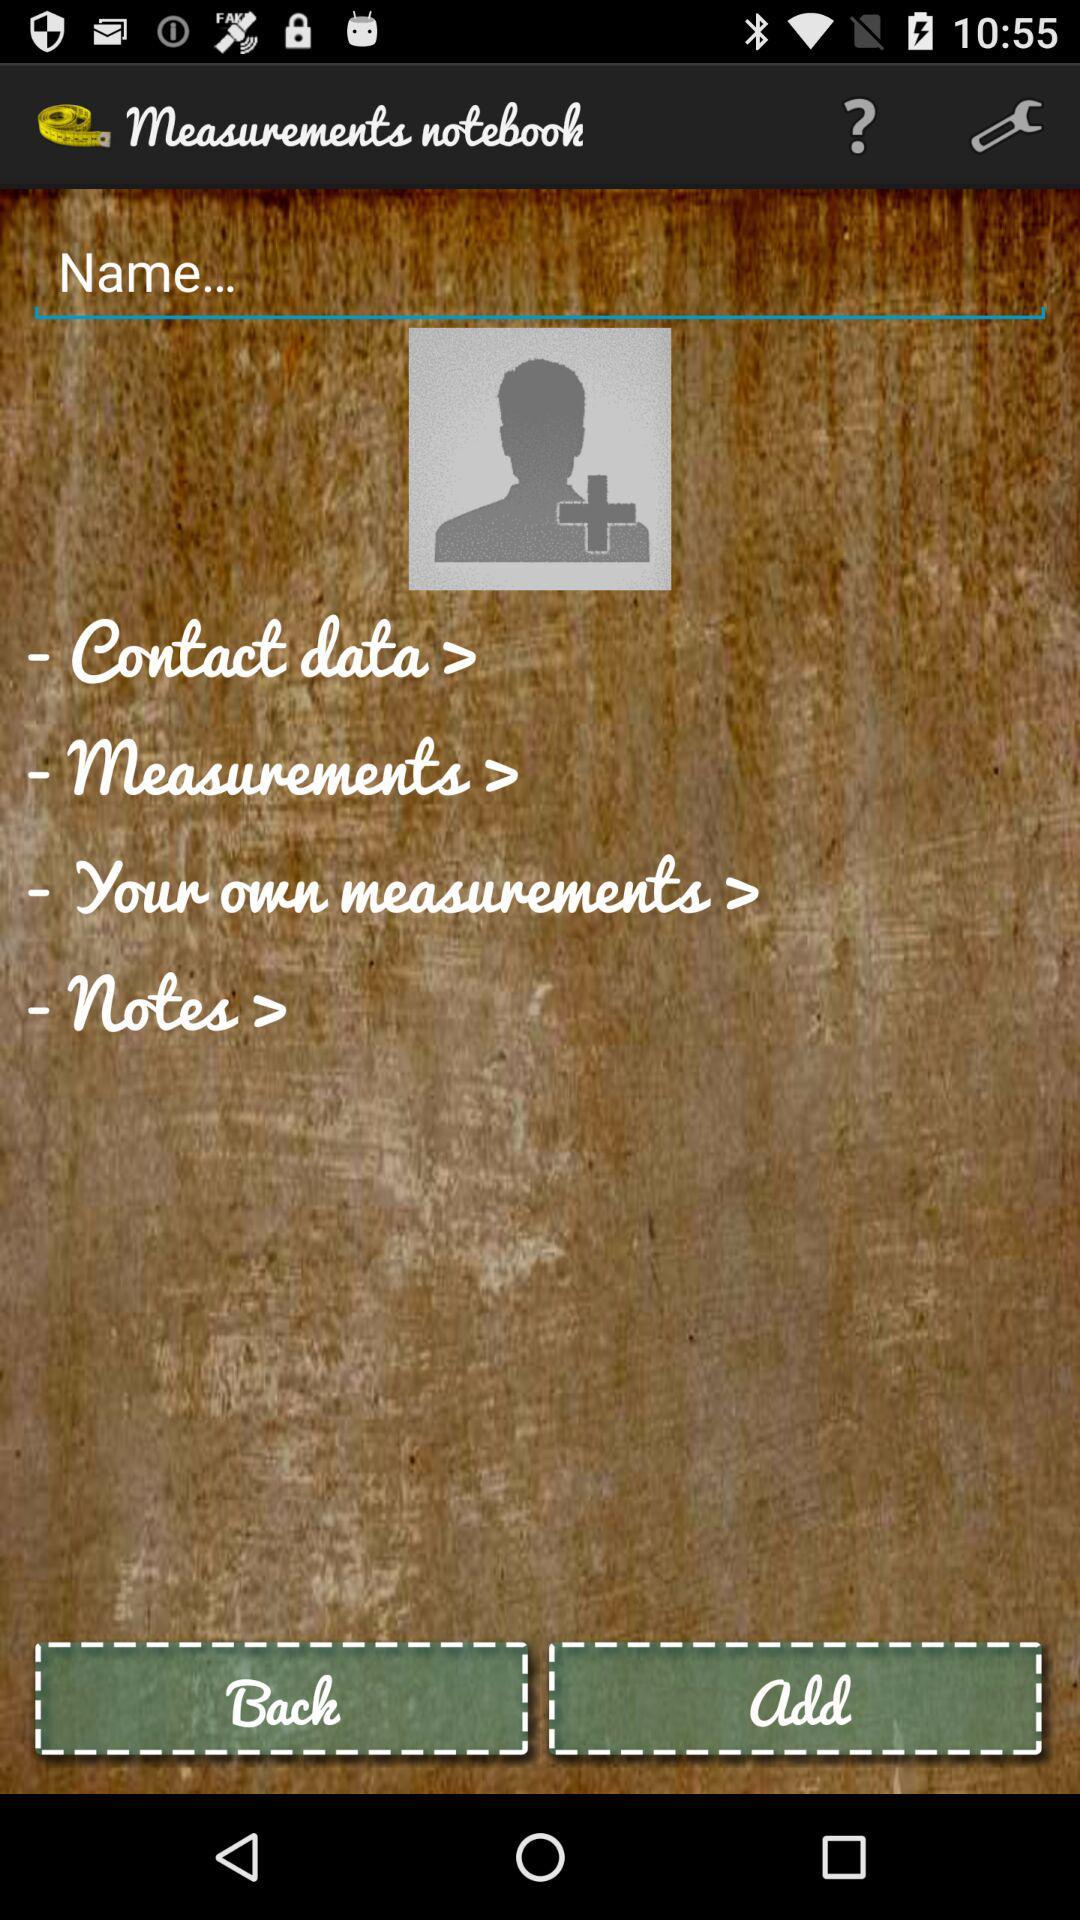 The image size is (1080, 1920). What do you see at coordinates (283, 1701) in the screenshot?
I see `item to the left of the add icon` at bounding box center [283, 1701].